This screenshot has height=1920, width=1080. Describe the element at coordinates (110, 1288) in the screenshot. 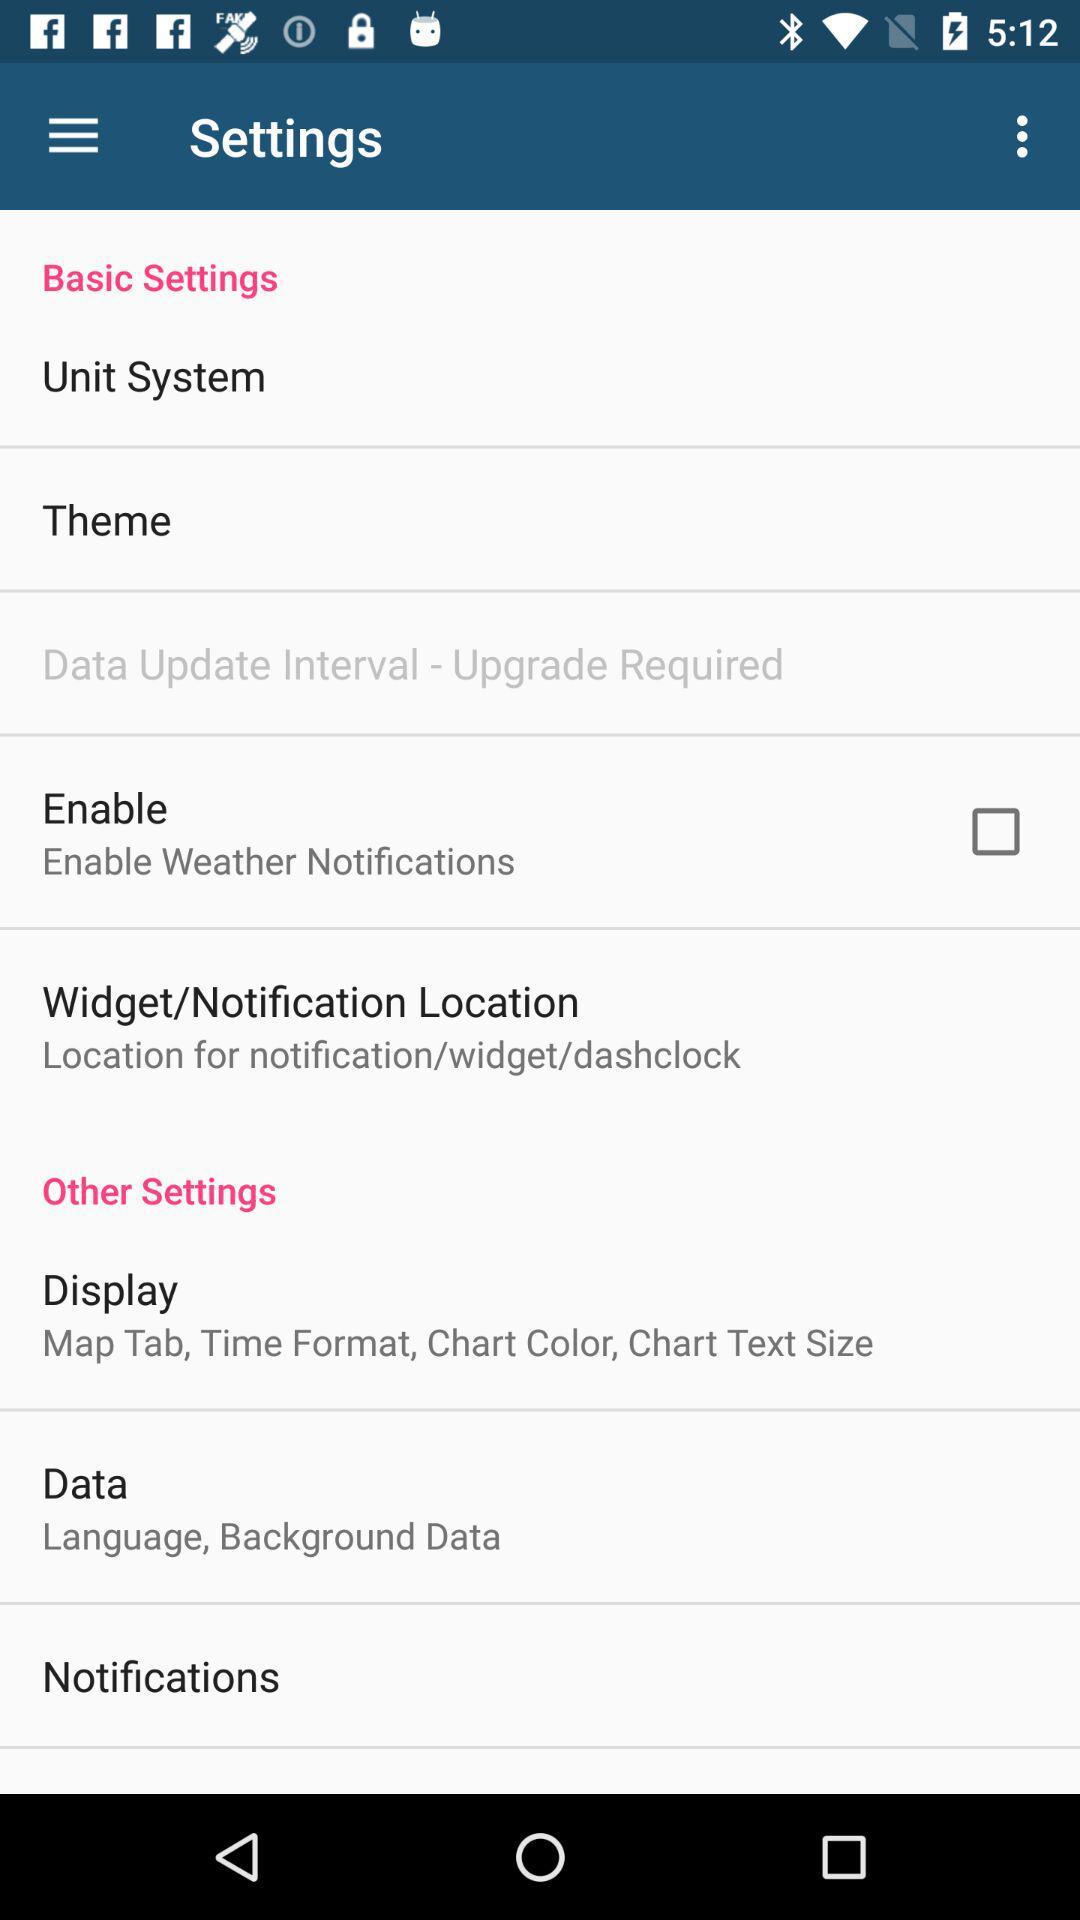

I see `icon below other settings` at that location.